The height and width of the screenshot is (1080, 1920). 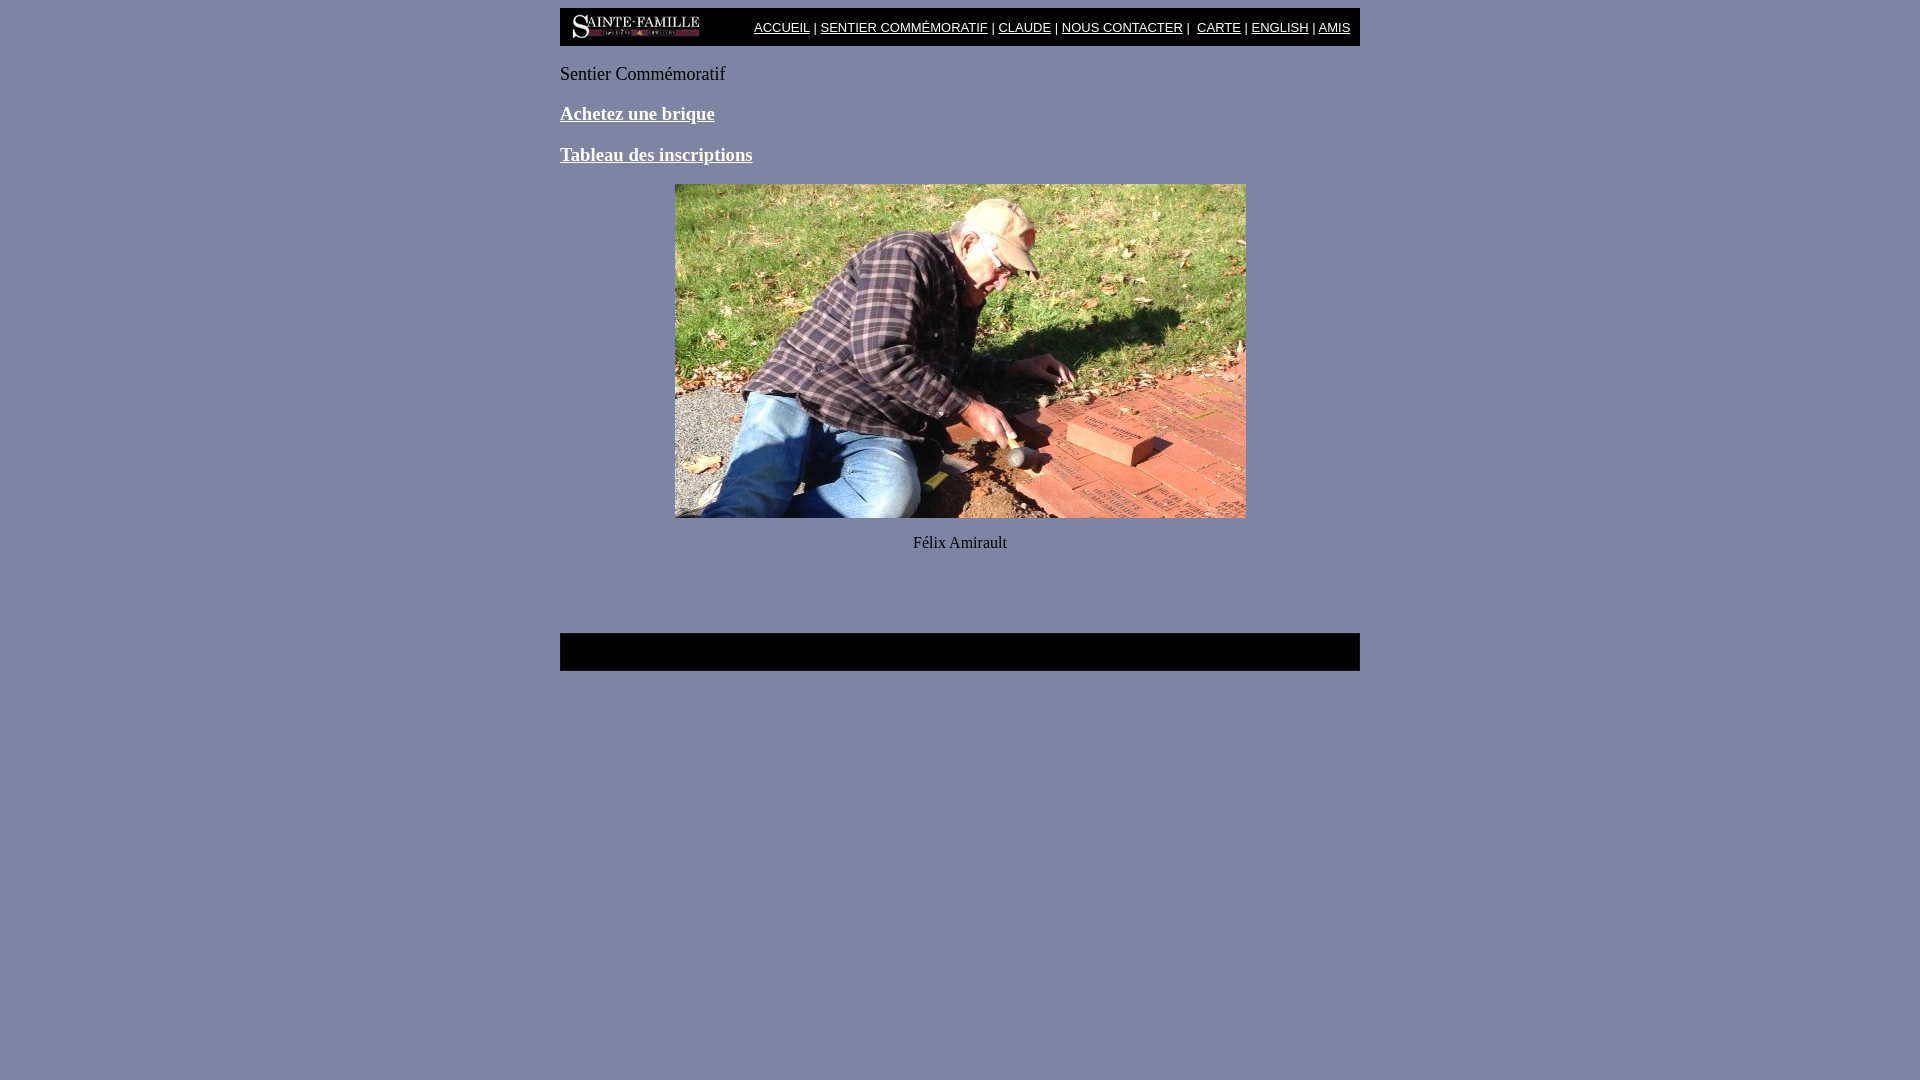 I want to click on 'ACCUEIL', so click(x=781, y=27).